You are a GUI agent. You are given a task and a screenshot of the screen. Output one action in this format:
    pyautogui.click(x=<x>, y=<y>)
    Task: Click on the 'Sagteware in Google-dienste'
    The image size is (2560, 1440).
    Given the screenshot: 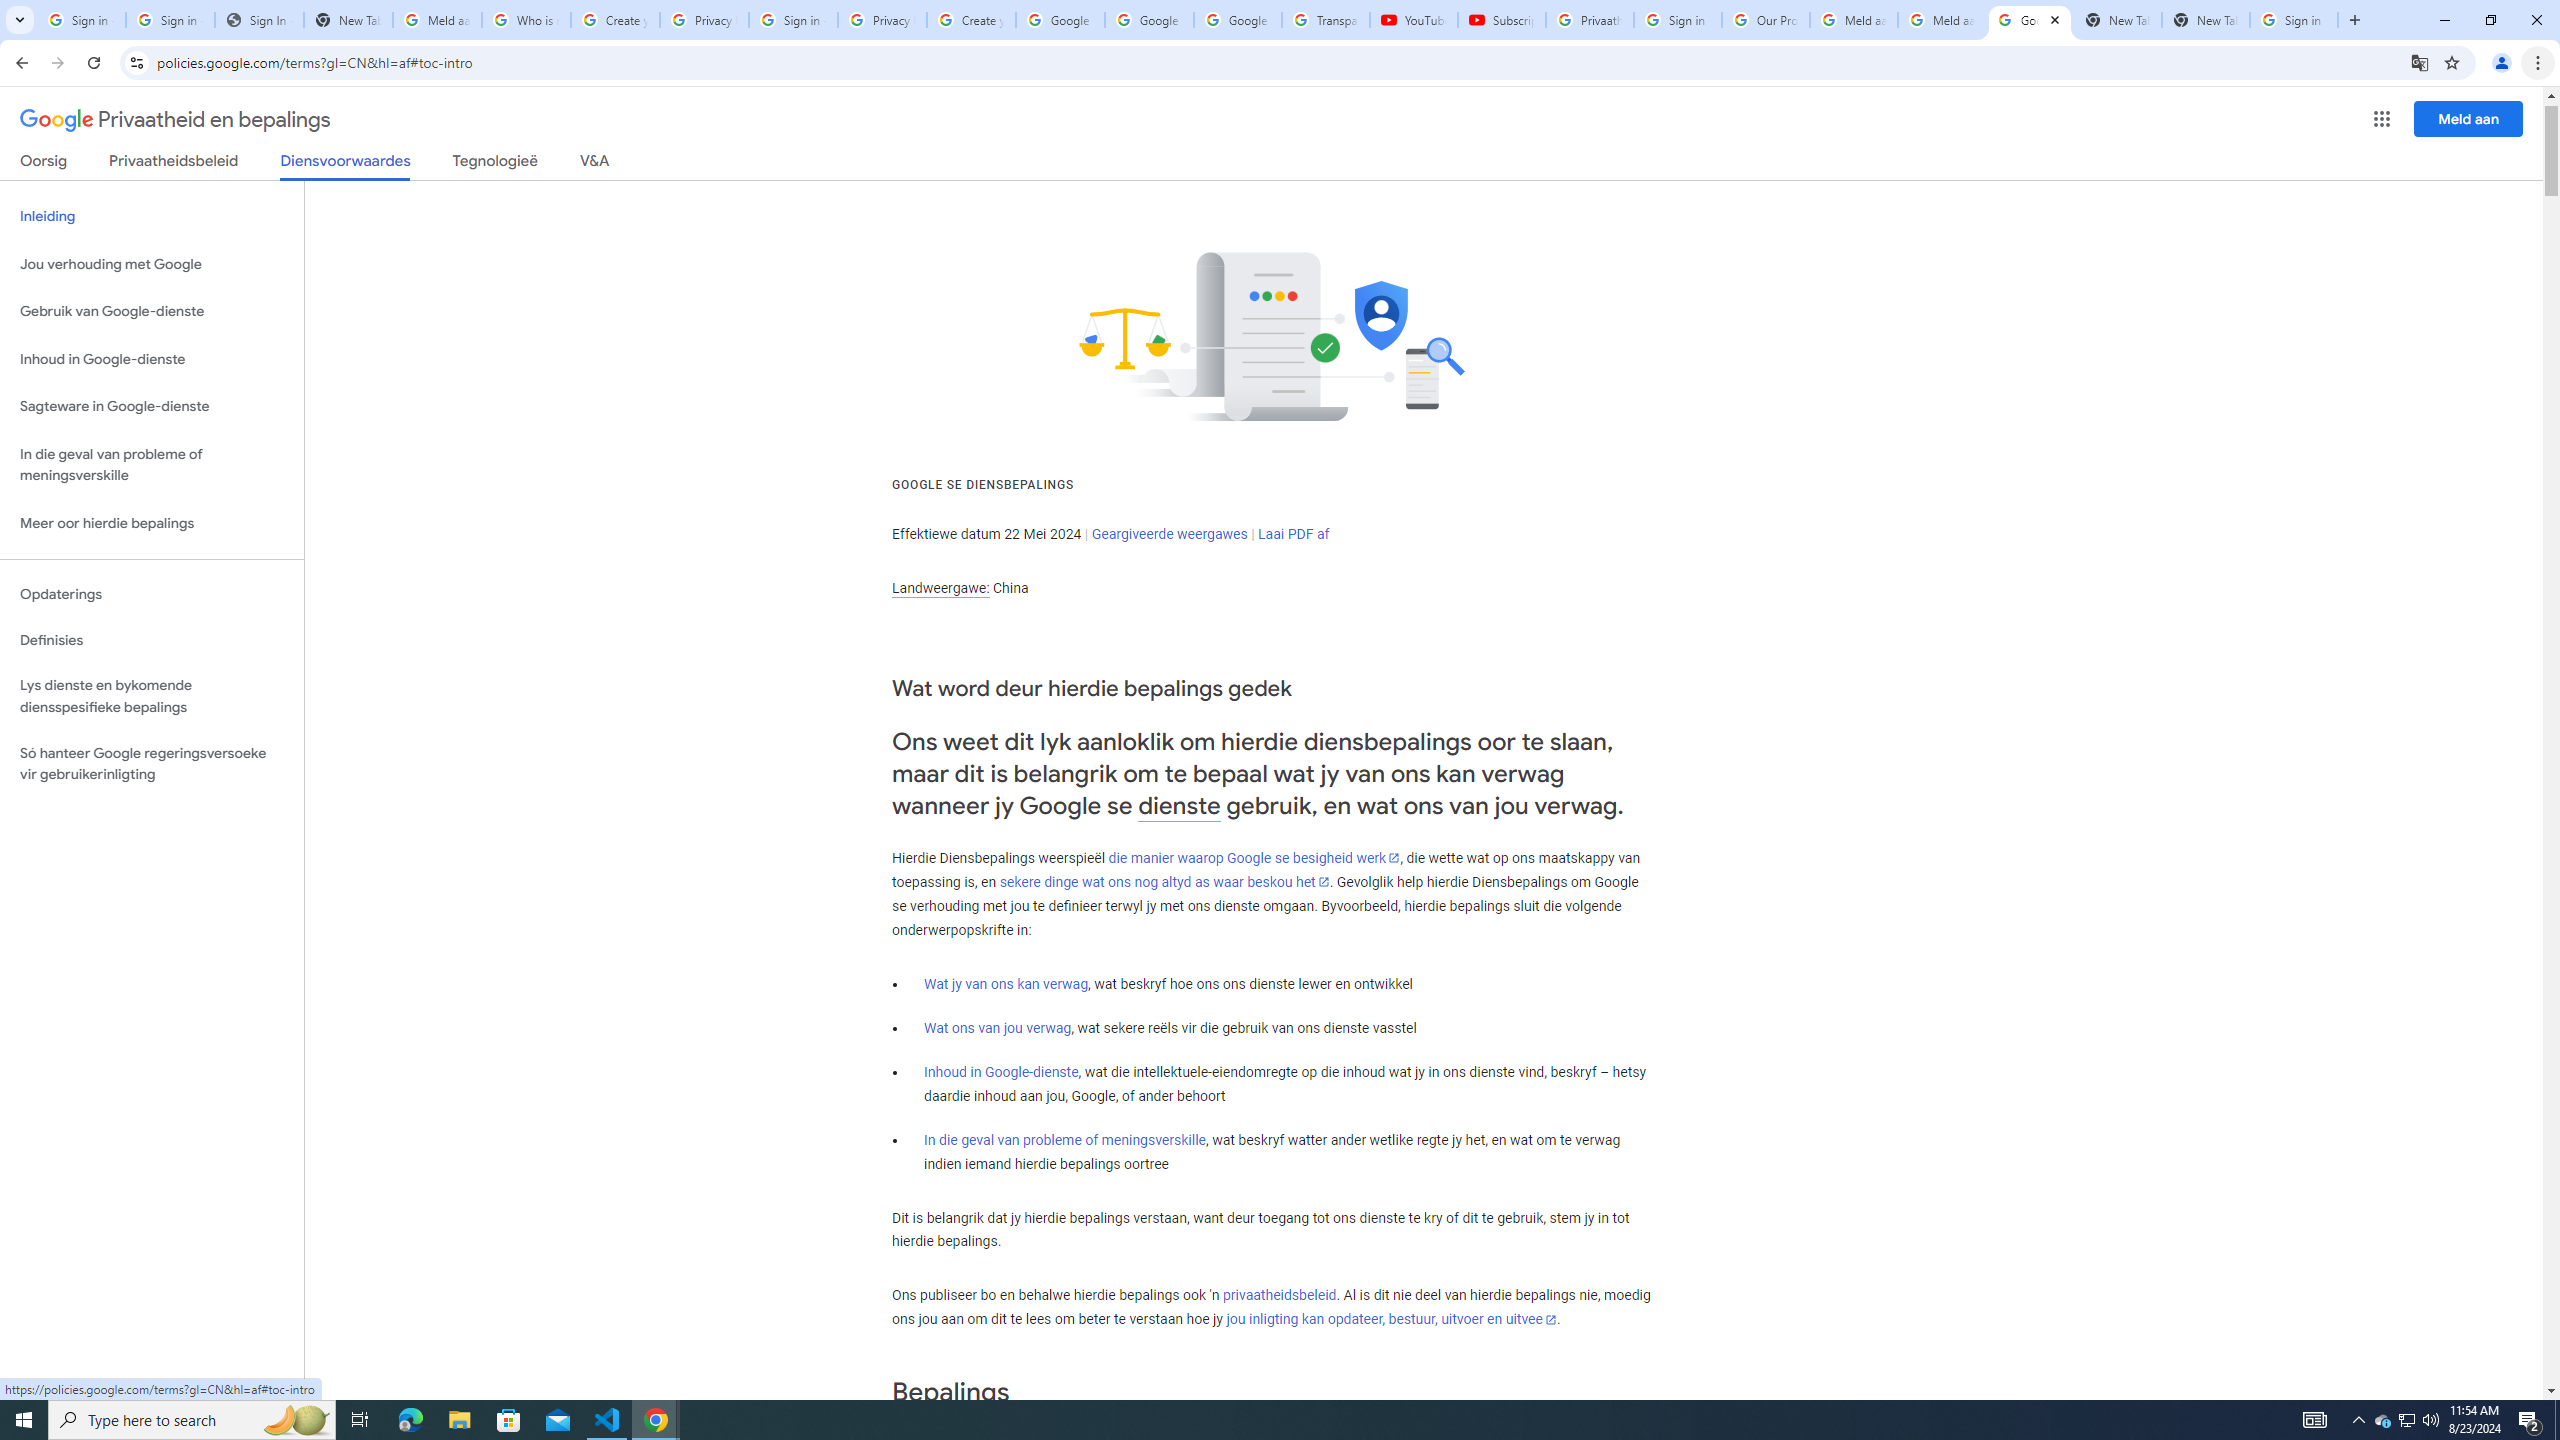 What is the action you would take?
    pyautogui.click(x=151, y=405)
    